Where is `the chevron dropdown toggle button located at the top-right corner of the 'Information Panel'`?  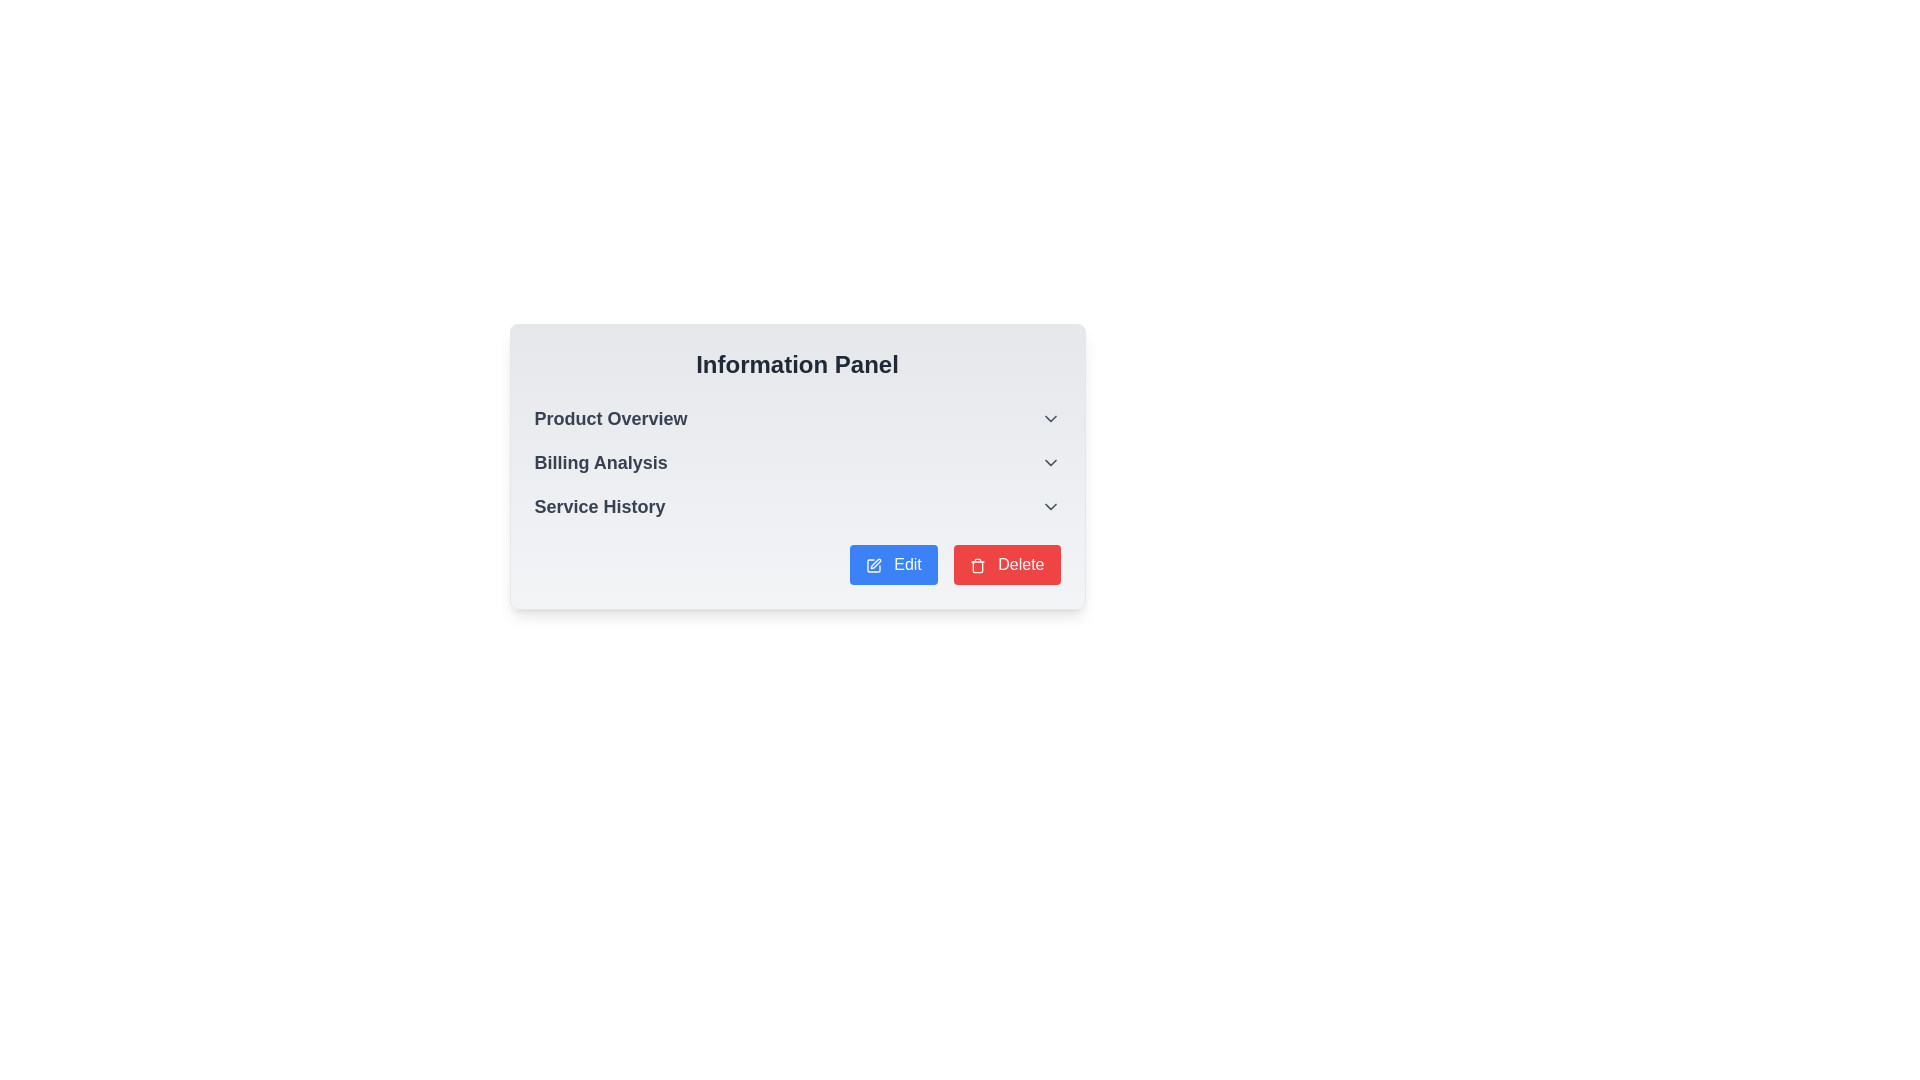
the chevron dropdown toggle button located at the top-right corner of the 'Information Panel' is located at coordinates (1049, 418).